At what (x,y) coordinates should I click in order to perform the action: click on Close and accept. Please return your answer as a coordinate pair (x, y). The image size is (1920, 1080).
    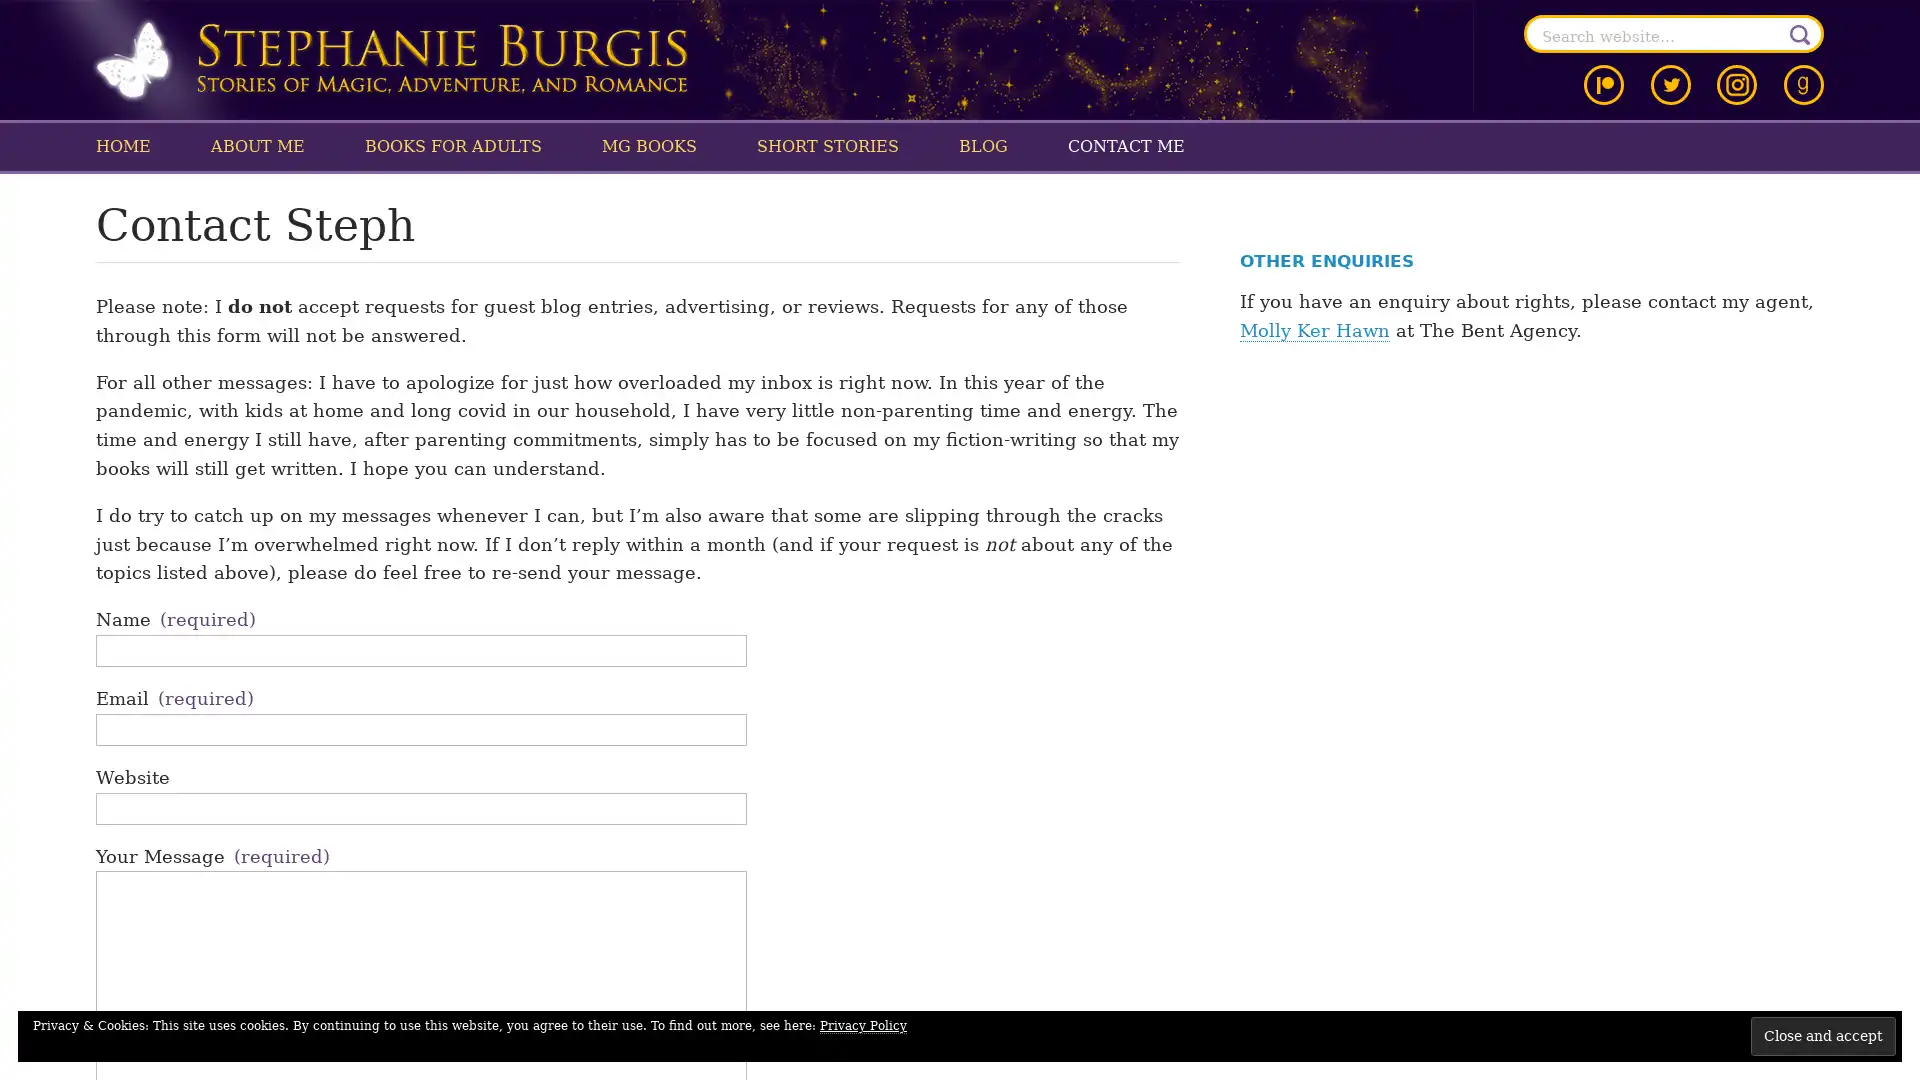
    Looking at the image, I should click on (1823, 1035).